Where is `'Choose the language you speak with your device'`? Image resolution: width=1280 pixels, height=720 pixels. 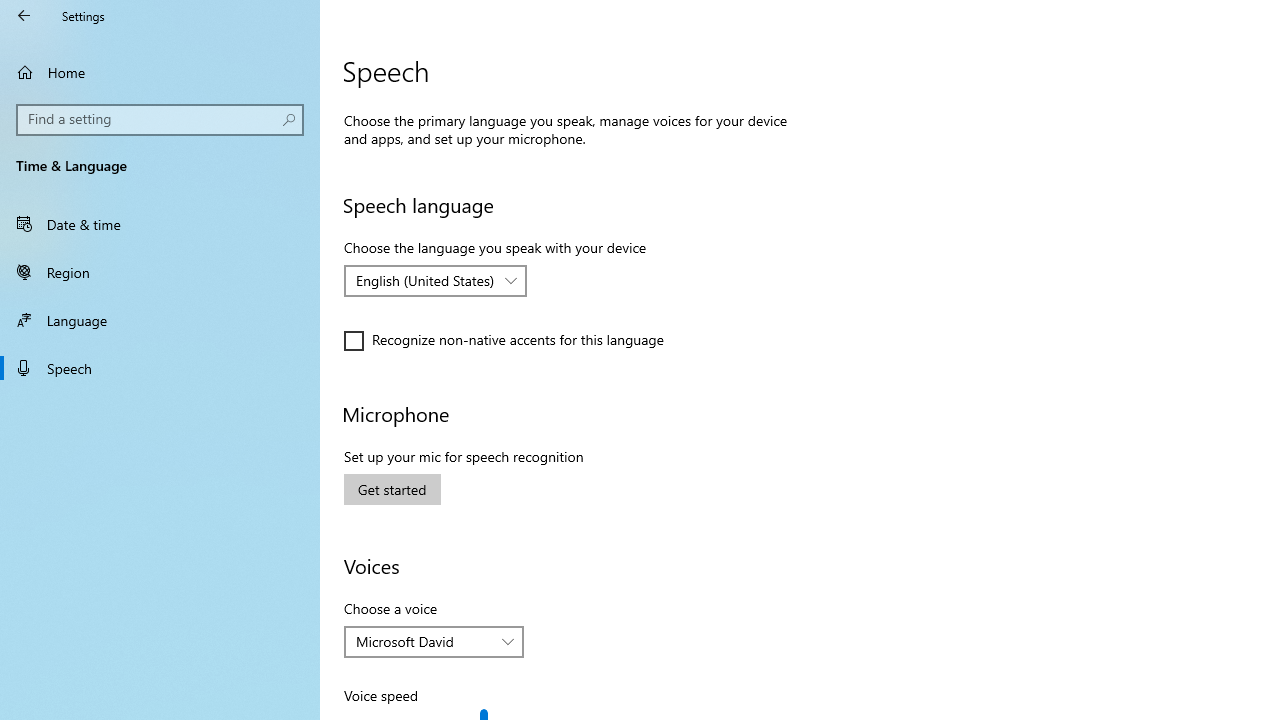
'Choose the language you speak with your device' is located at coordinates (434, 280).